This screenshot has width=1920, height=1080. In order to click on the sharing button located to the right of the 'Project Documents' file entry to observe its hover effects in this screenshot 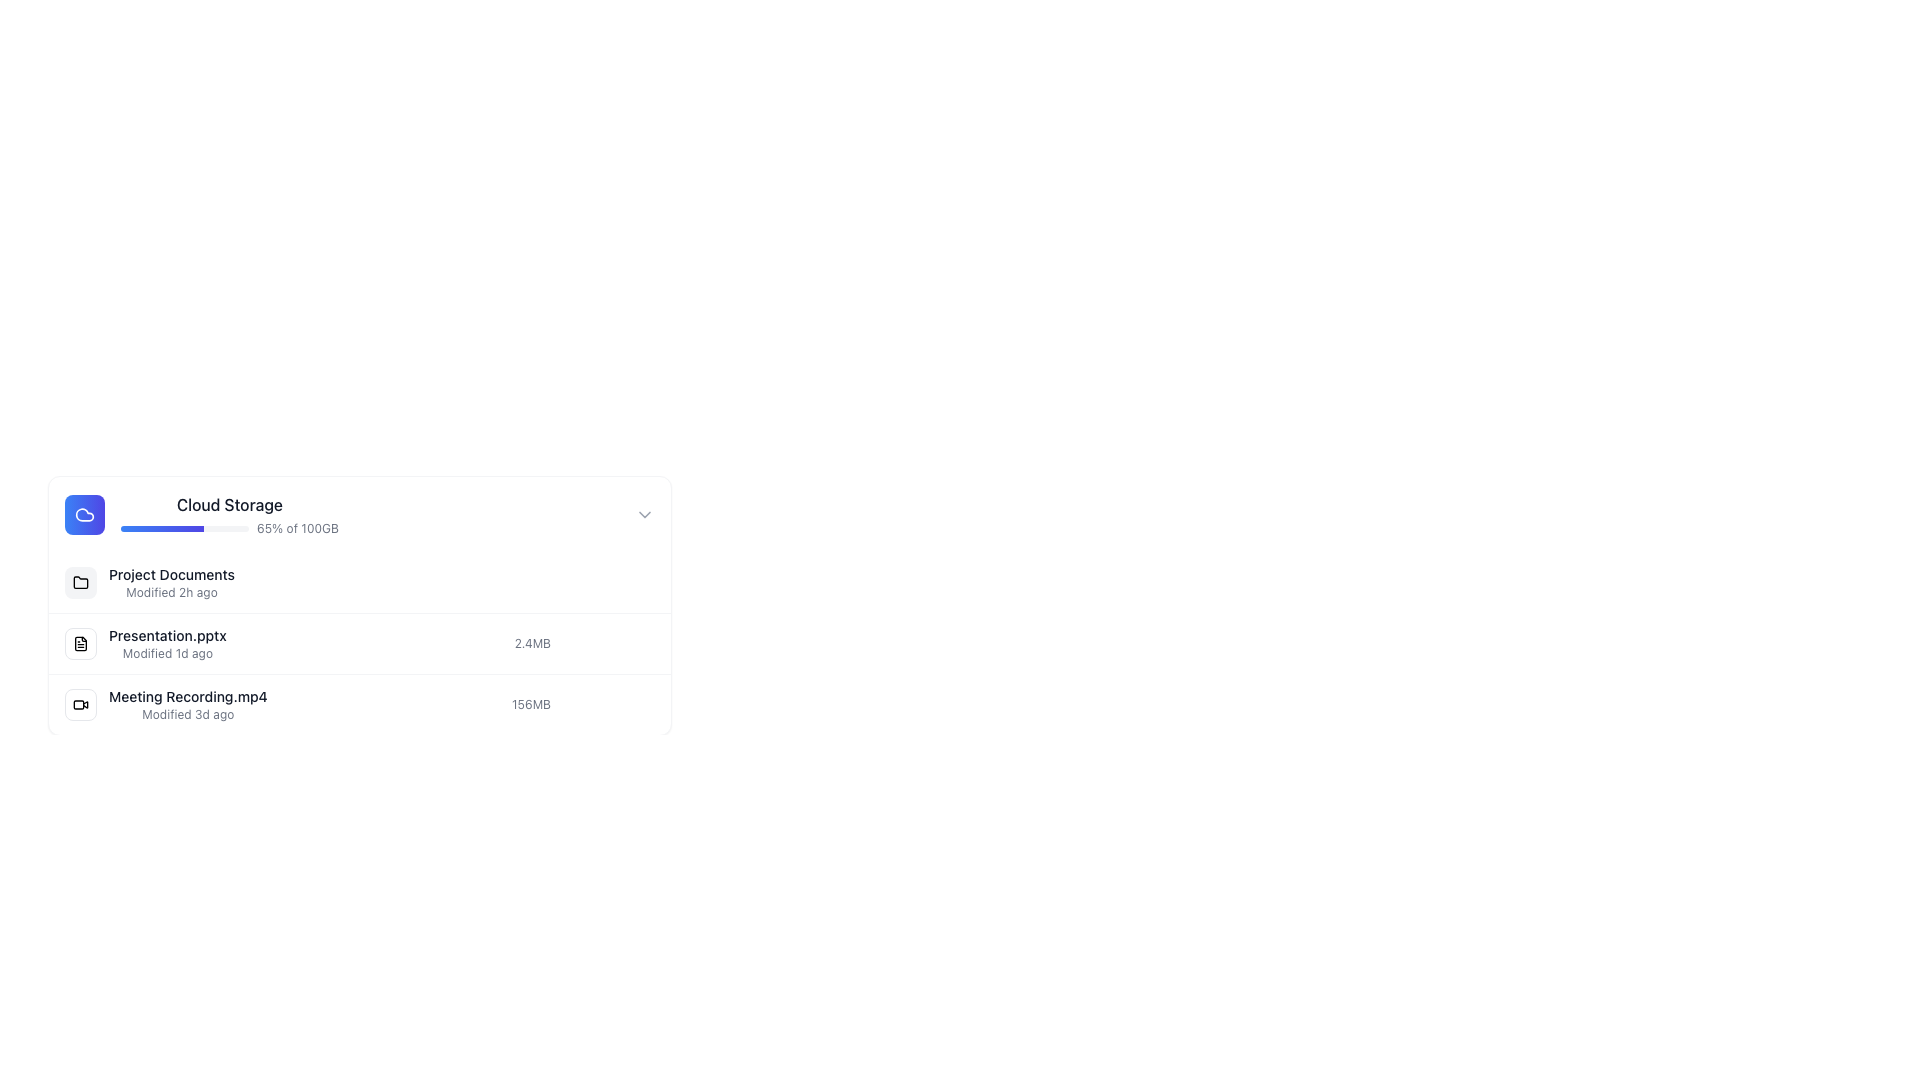, I will do `click(609, 582)`.